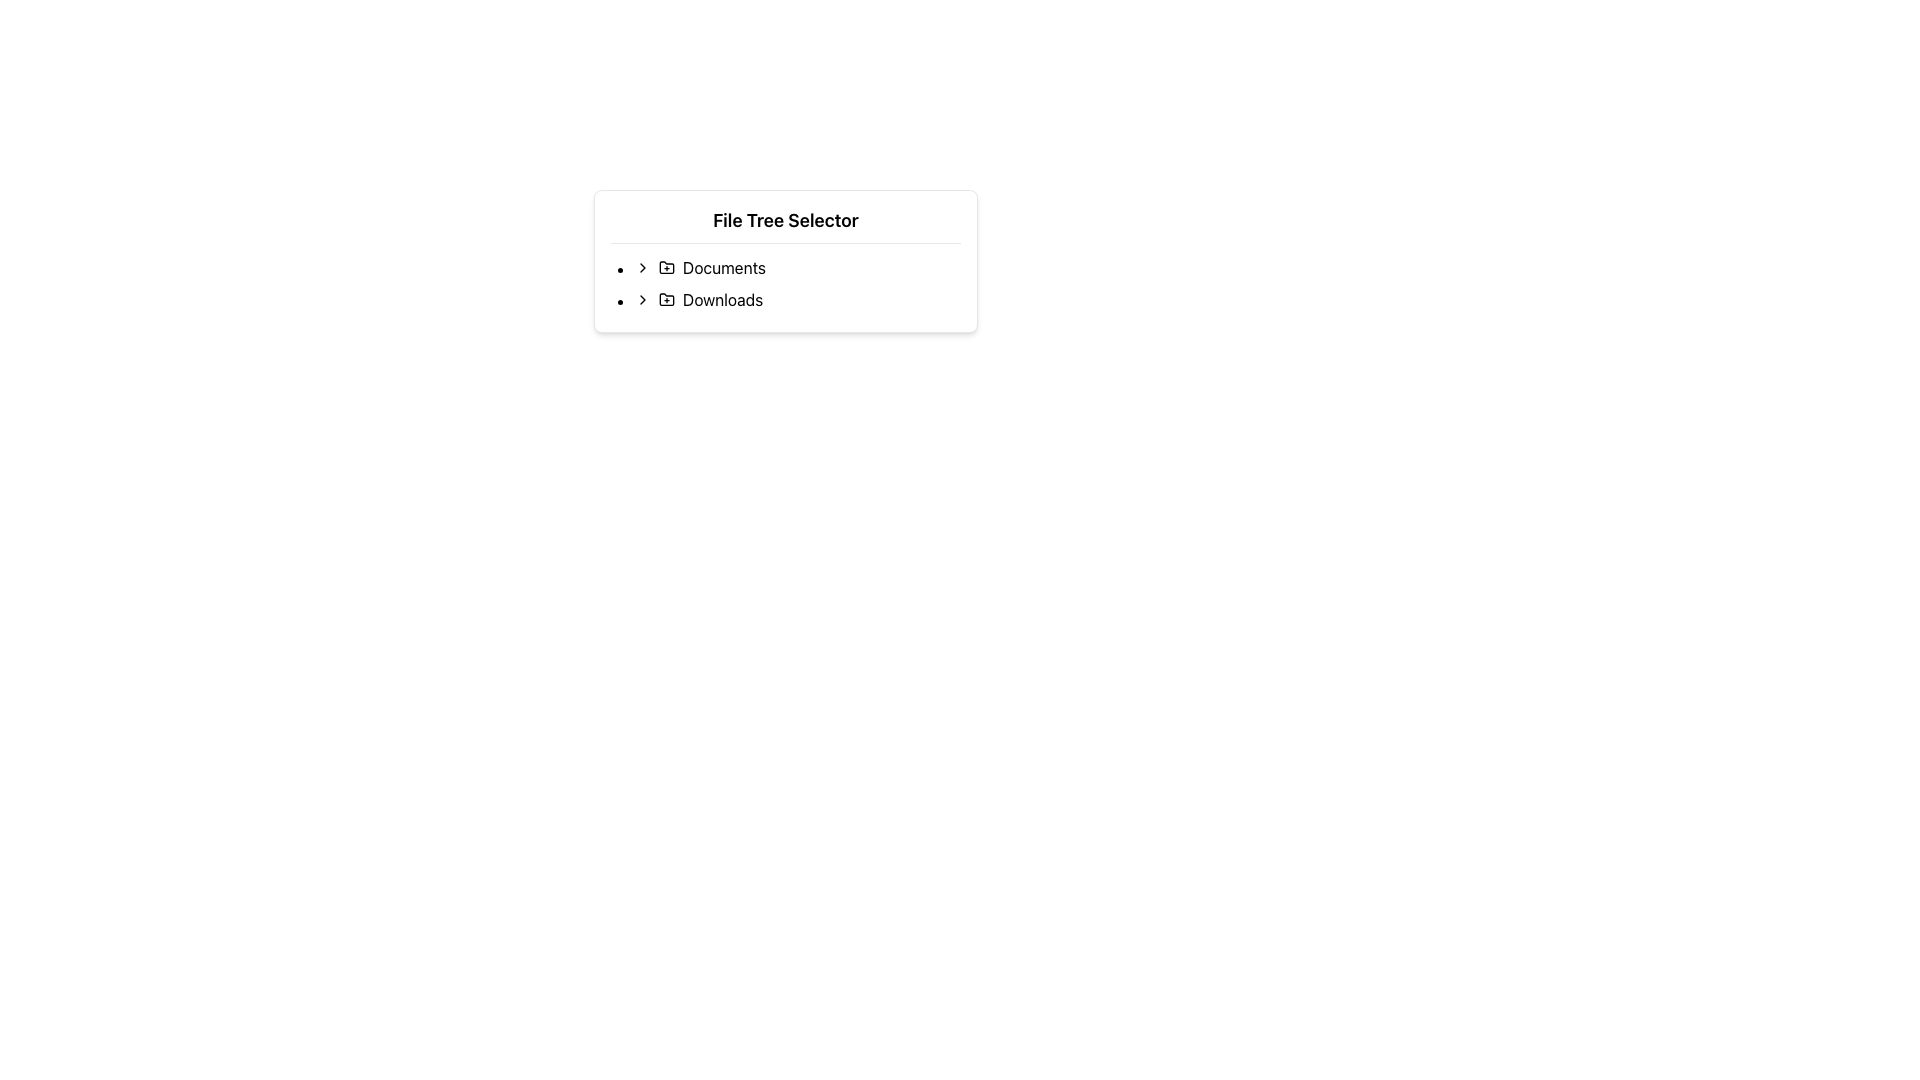 This screenshot has width=1920, height=1080. Describe the element at coordinates (667, 300) in the screenshot. I see `the folder icon with an addition symbol located in the 'Downloads' section of the file tree` at that location.